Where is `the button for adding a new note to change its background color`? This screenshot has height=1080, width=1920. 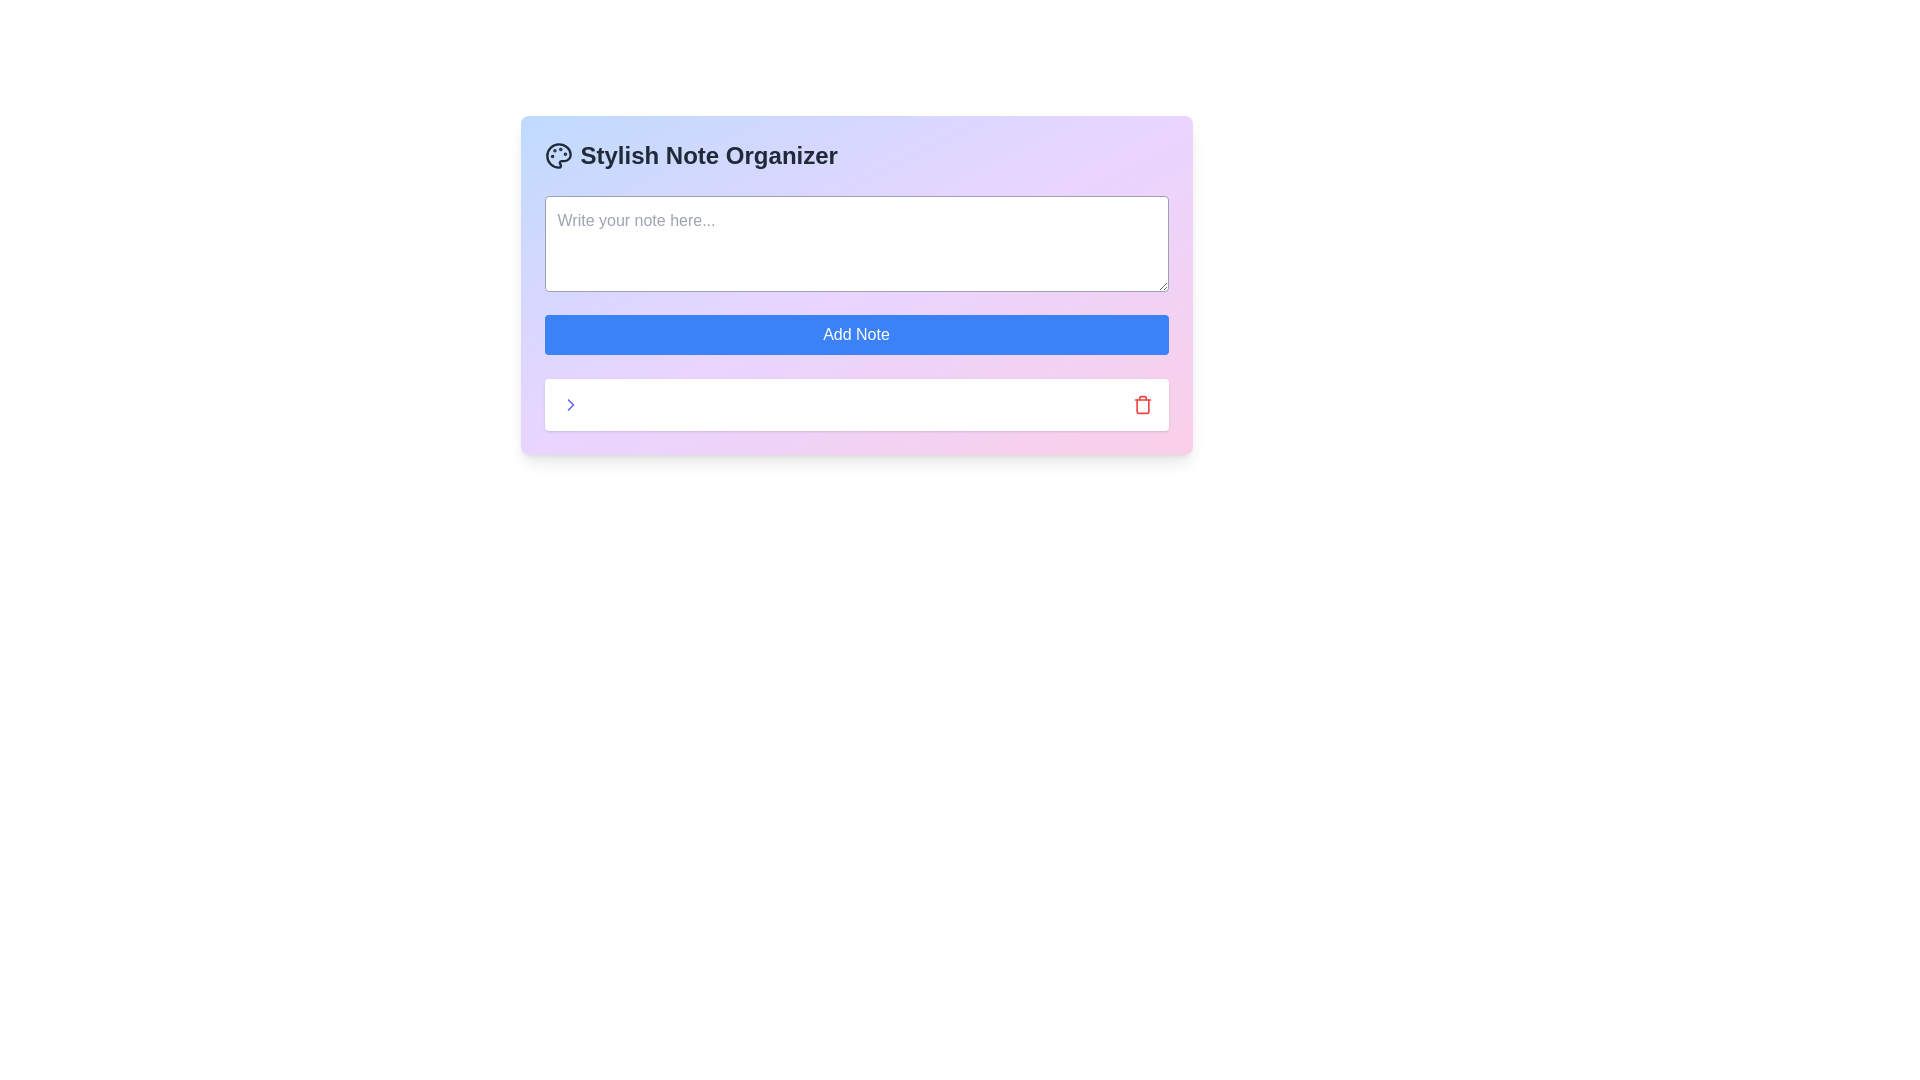
the button for adding a new note to change its background color is located at coordinates (856, 334).